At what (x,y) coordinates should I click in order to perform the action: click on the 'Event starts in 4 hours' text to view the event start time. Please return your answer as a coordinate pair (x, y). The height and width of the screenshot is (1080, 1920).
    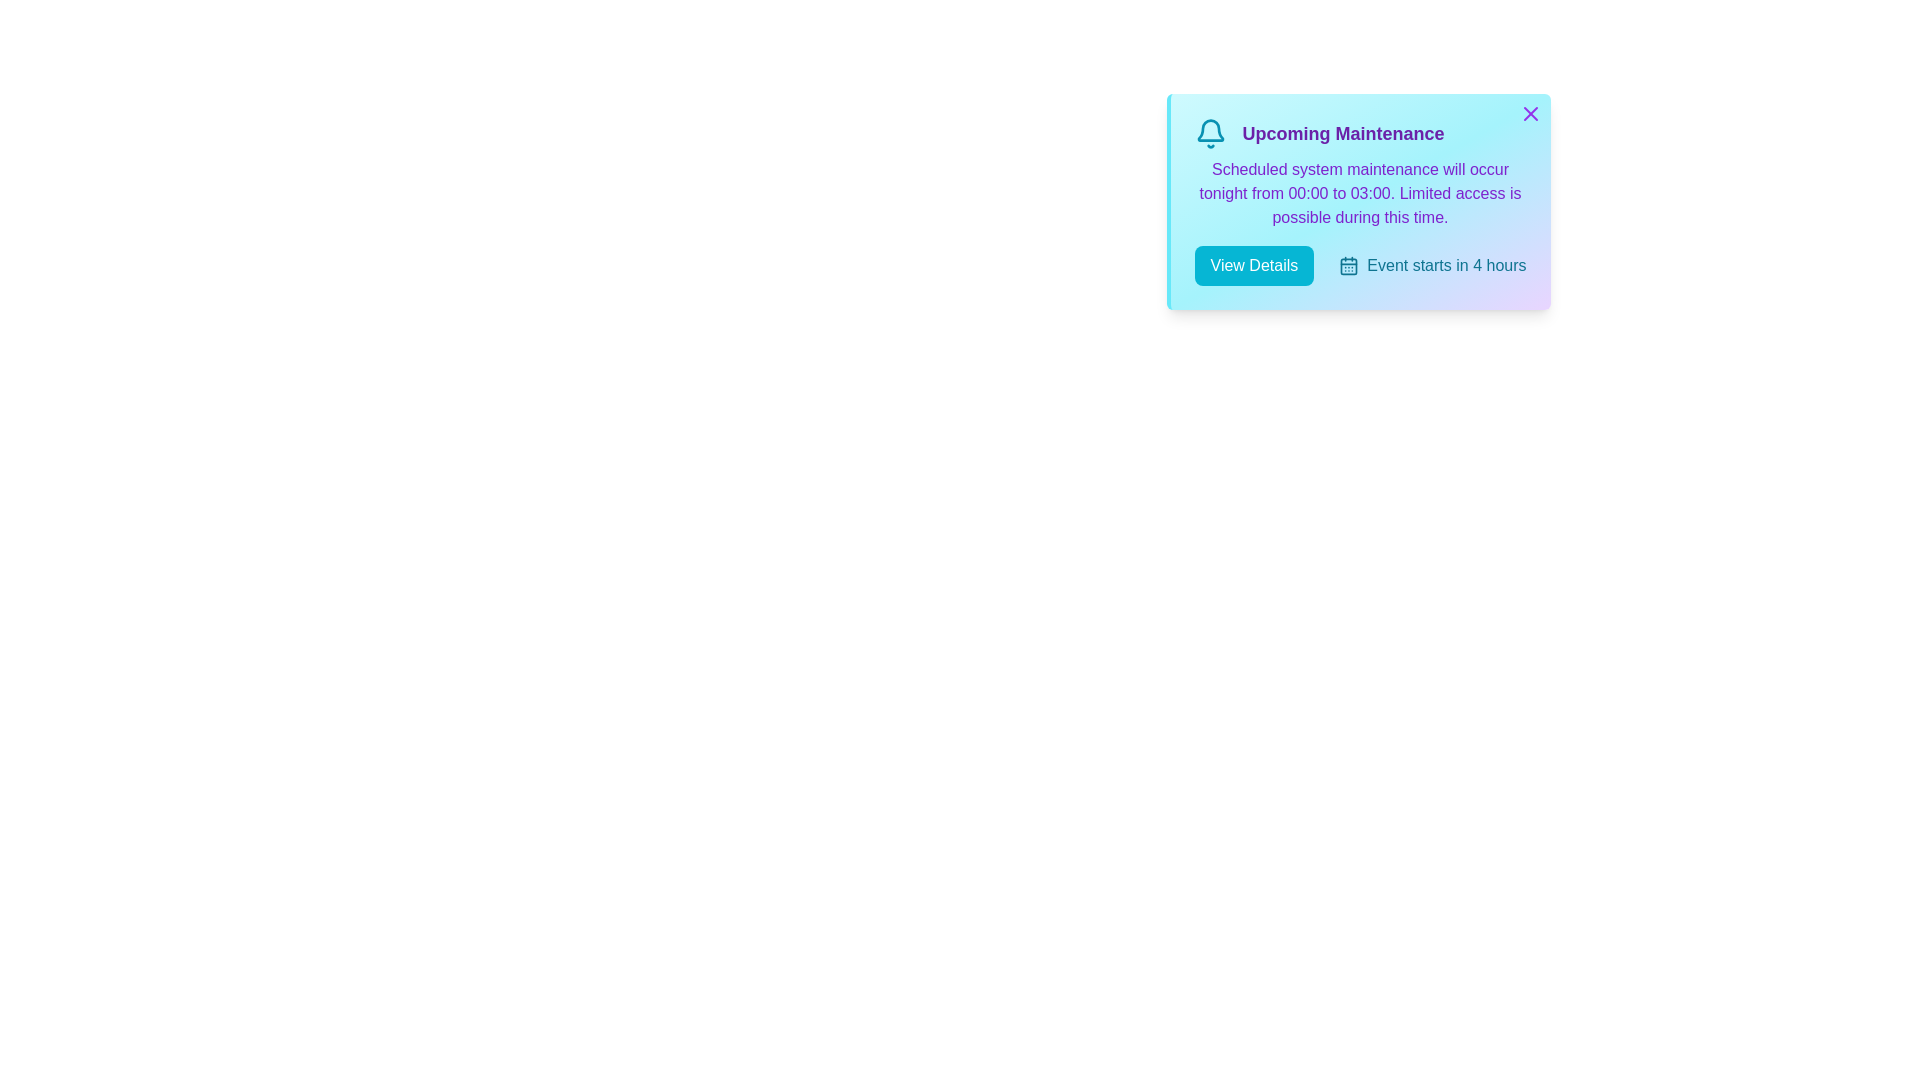
    Looking at the image, I should click on (1431, 265).